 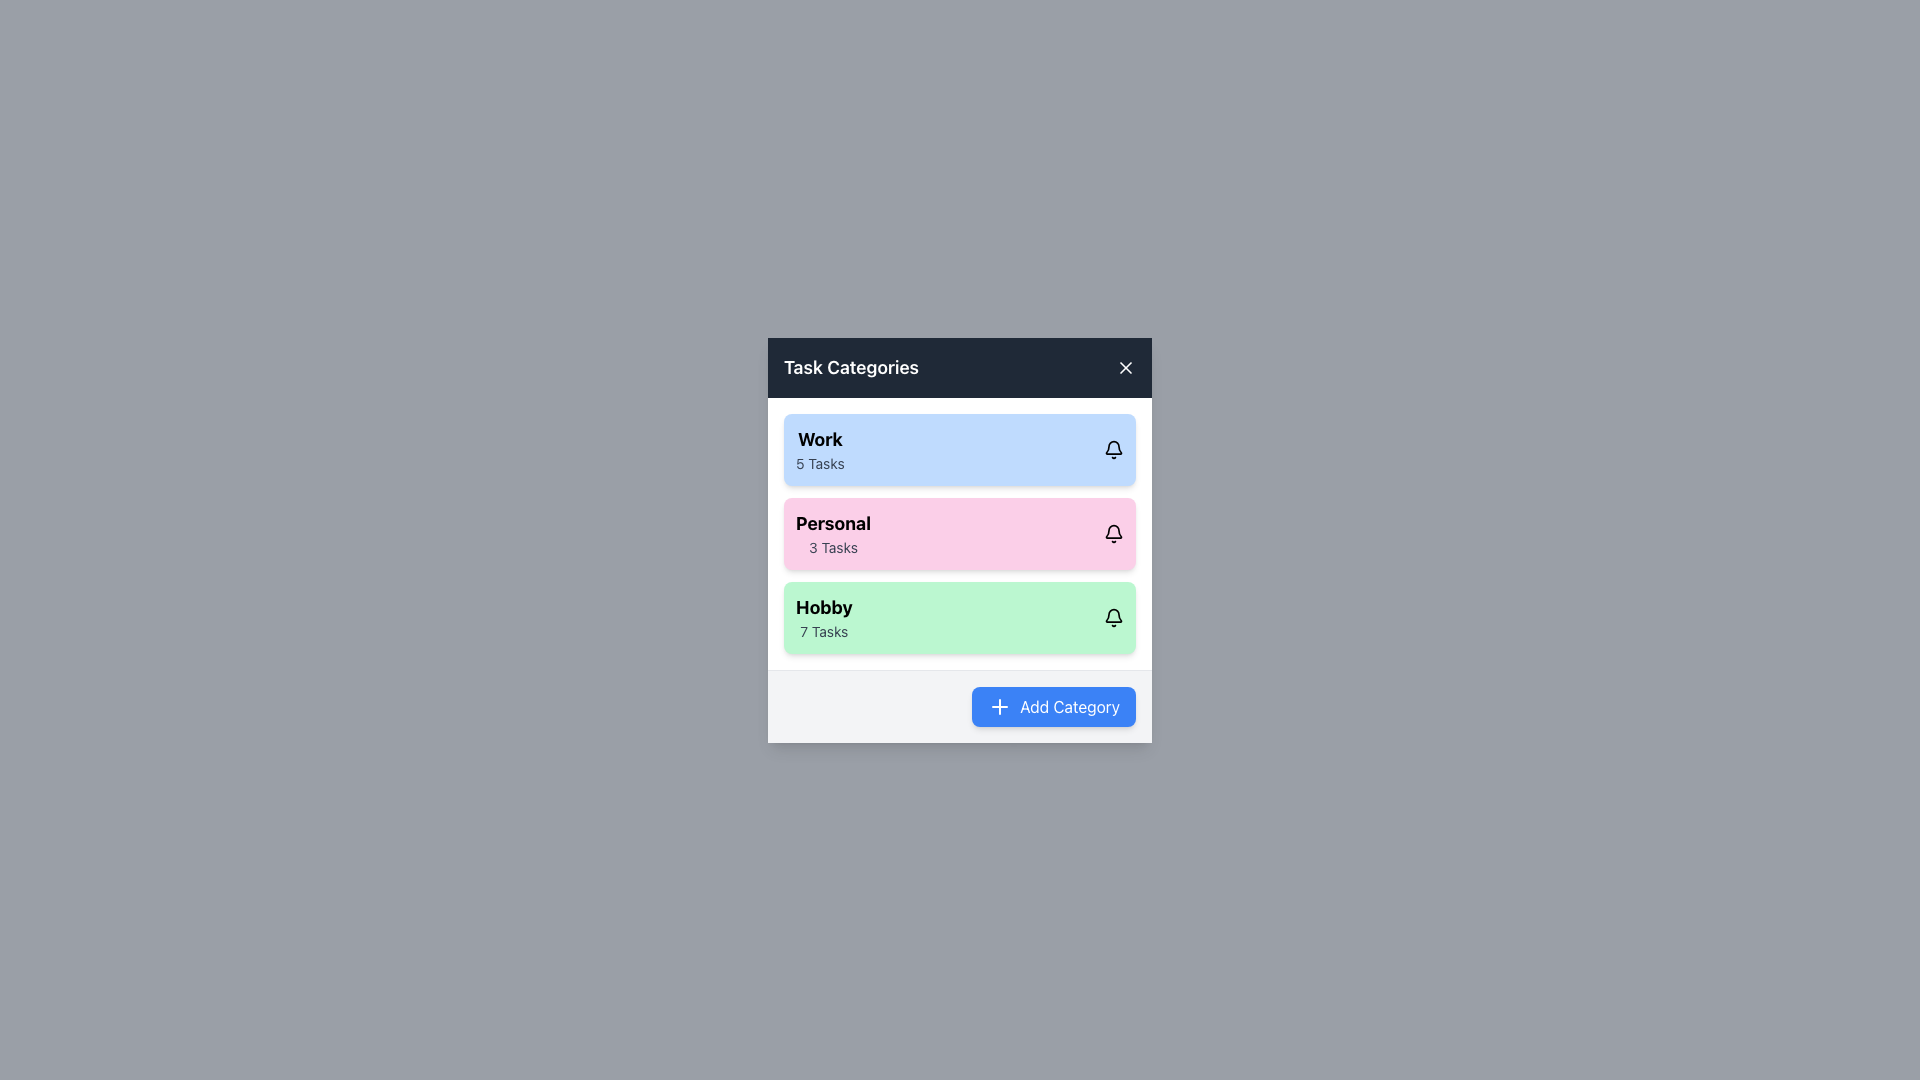 What do you see at coordinates (1069, 705) in the screenshot?
I see `the descriptive text label within the button located at the bottom center of the interface` at bounding box center [1069, 705].